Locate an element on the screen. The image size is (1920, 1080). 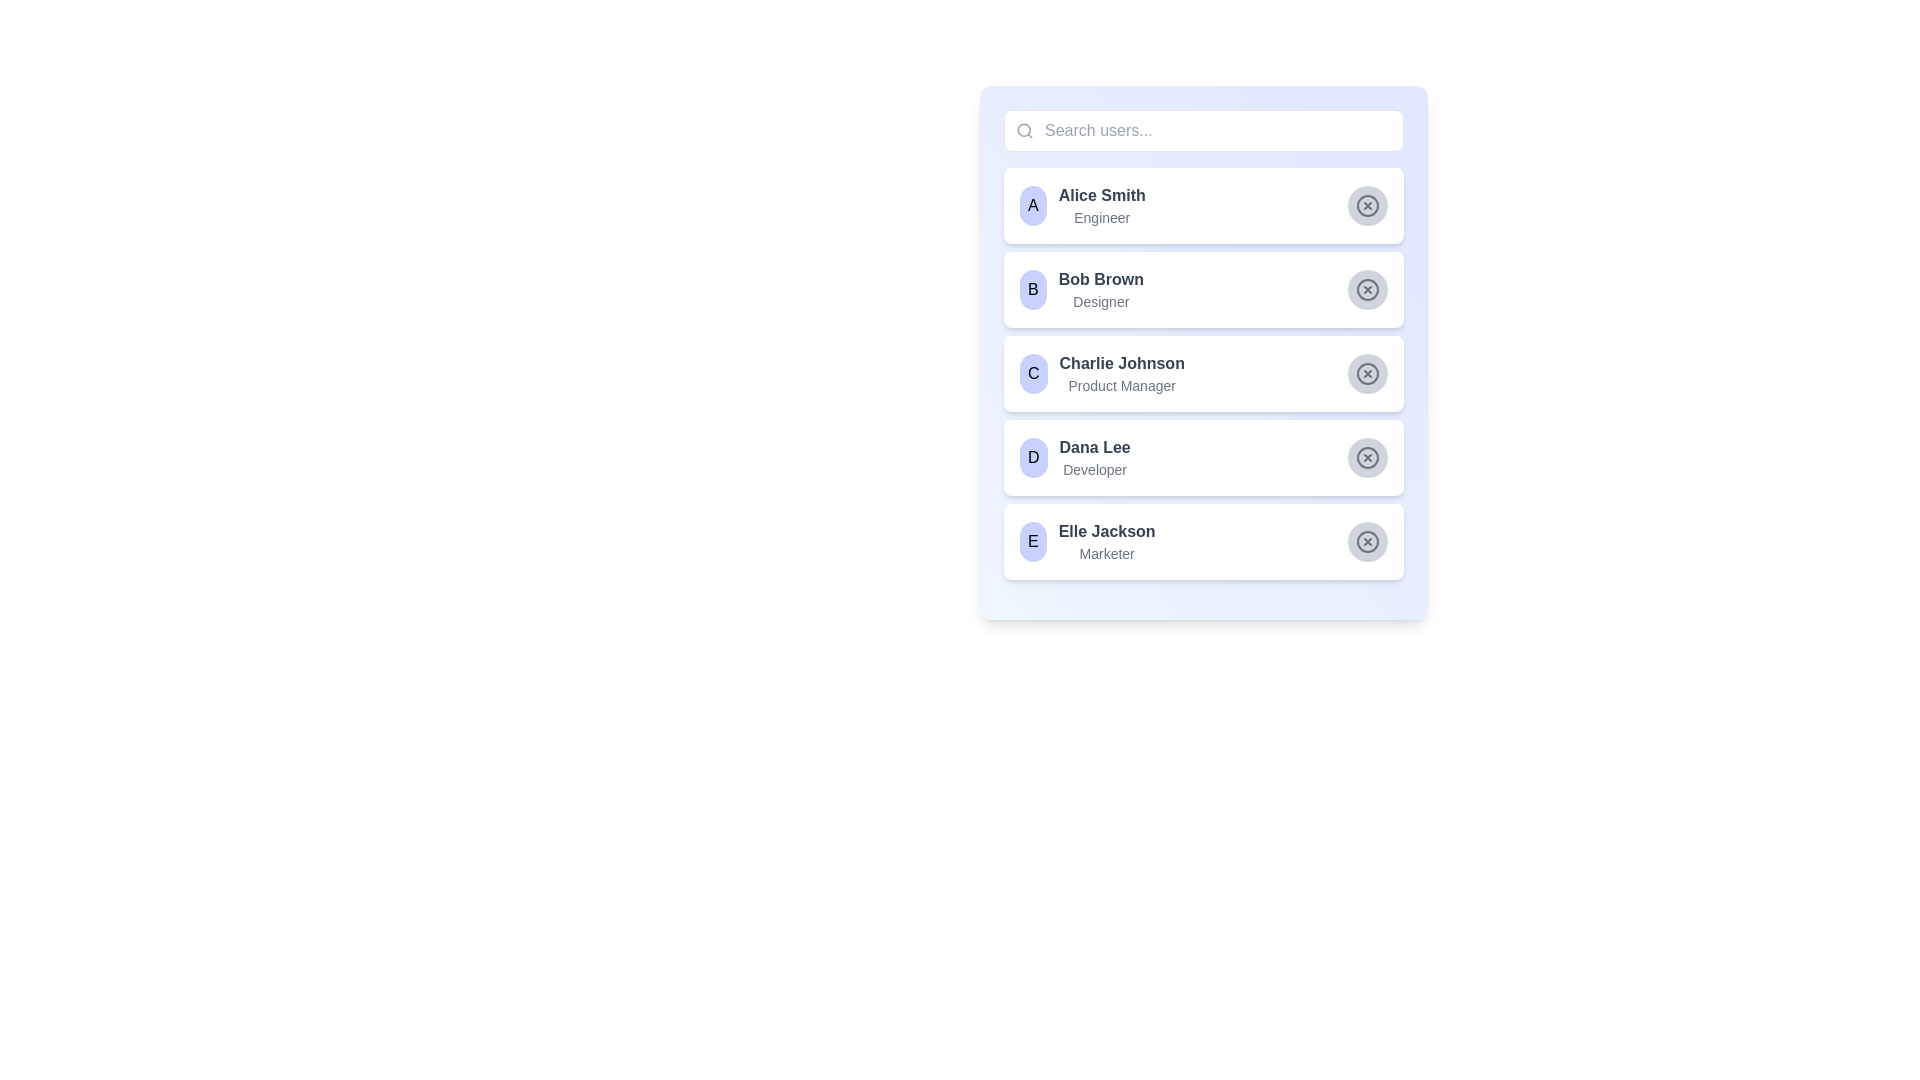
the text label reading 'Marketer', which is styled with a smaller font size and lighter gray color, positioned below the bolded name 'Elle Jackson' in the user directory is located at coordinates (1106, 554).